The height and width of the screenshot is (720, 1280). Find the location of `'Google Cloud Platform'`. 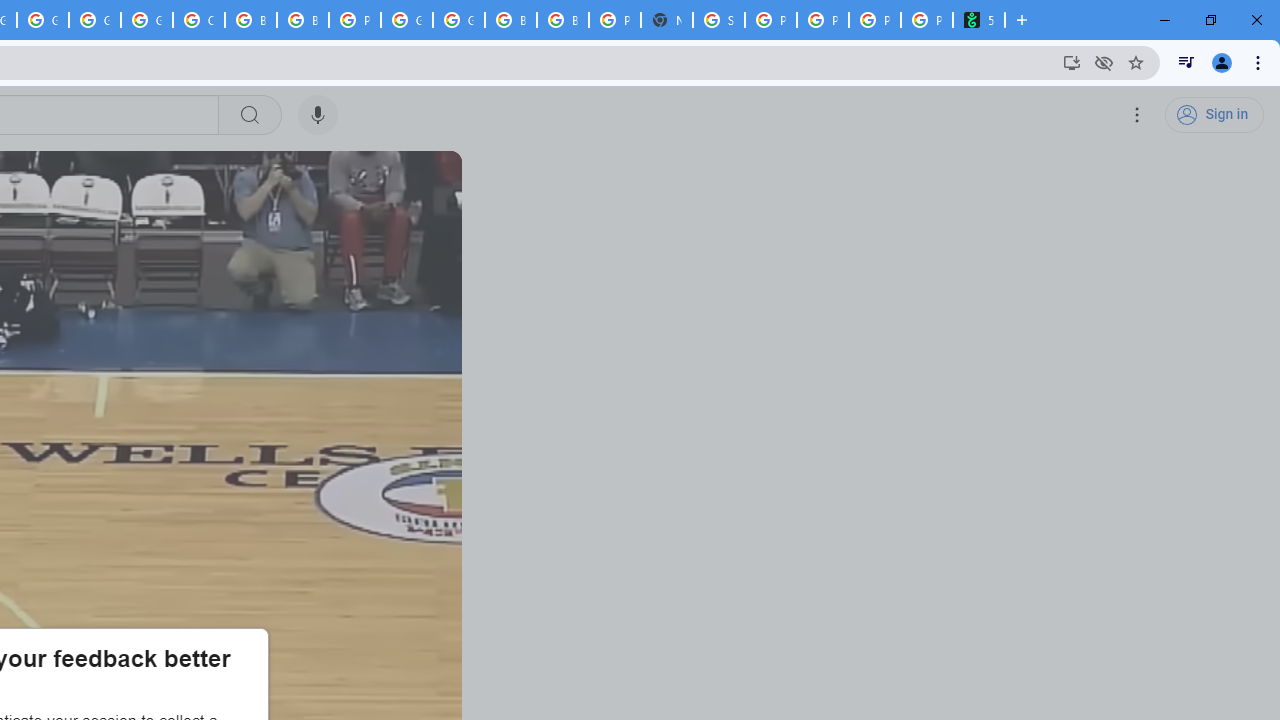

'Google Cloud Platform' is located at coordinates (406, 20).